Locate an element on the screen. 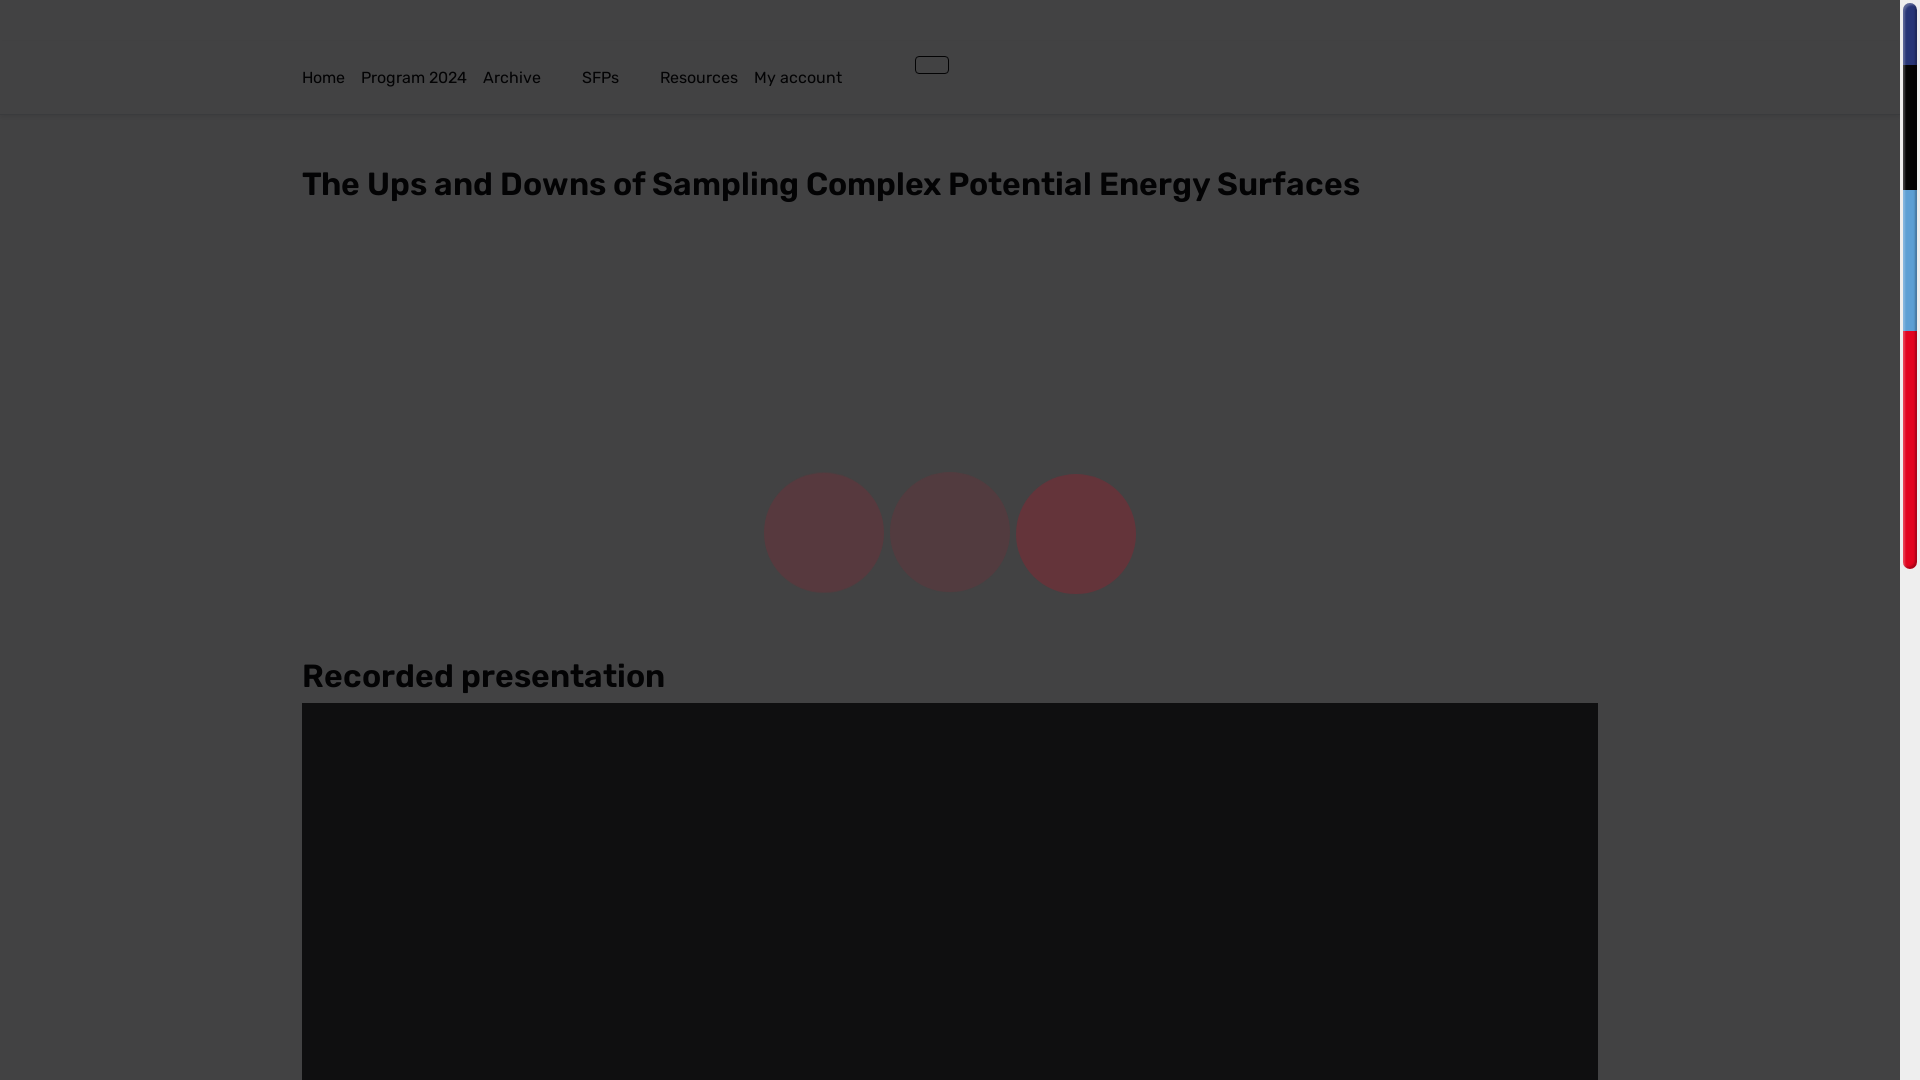 The height and width of the screenshot is (1080, 1920). 'Archive' is located at coordinates (532, 76).